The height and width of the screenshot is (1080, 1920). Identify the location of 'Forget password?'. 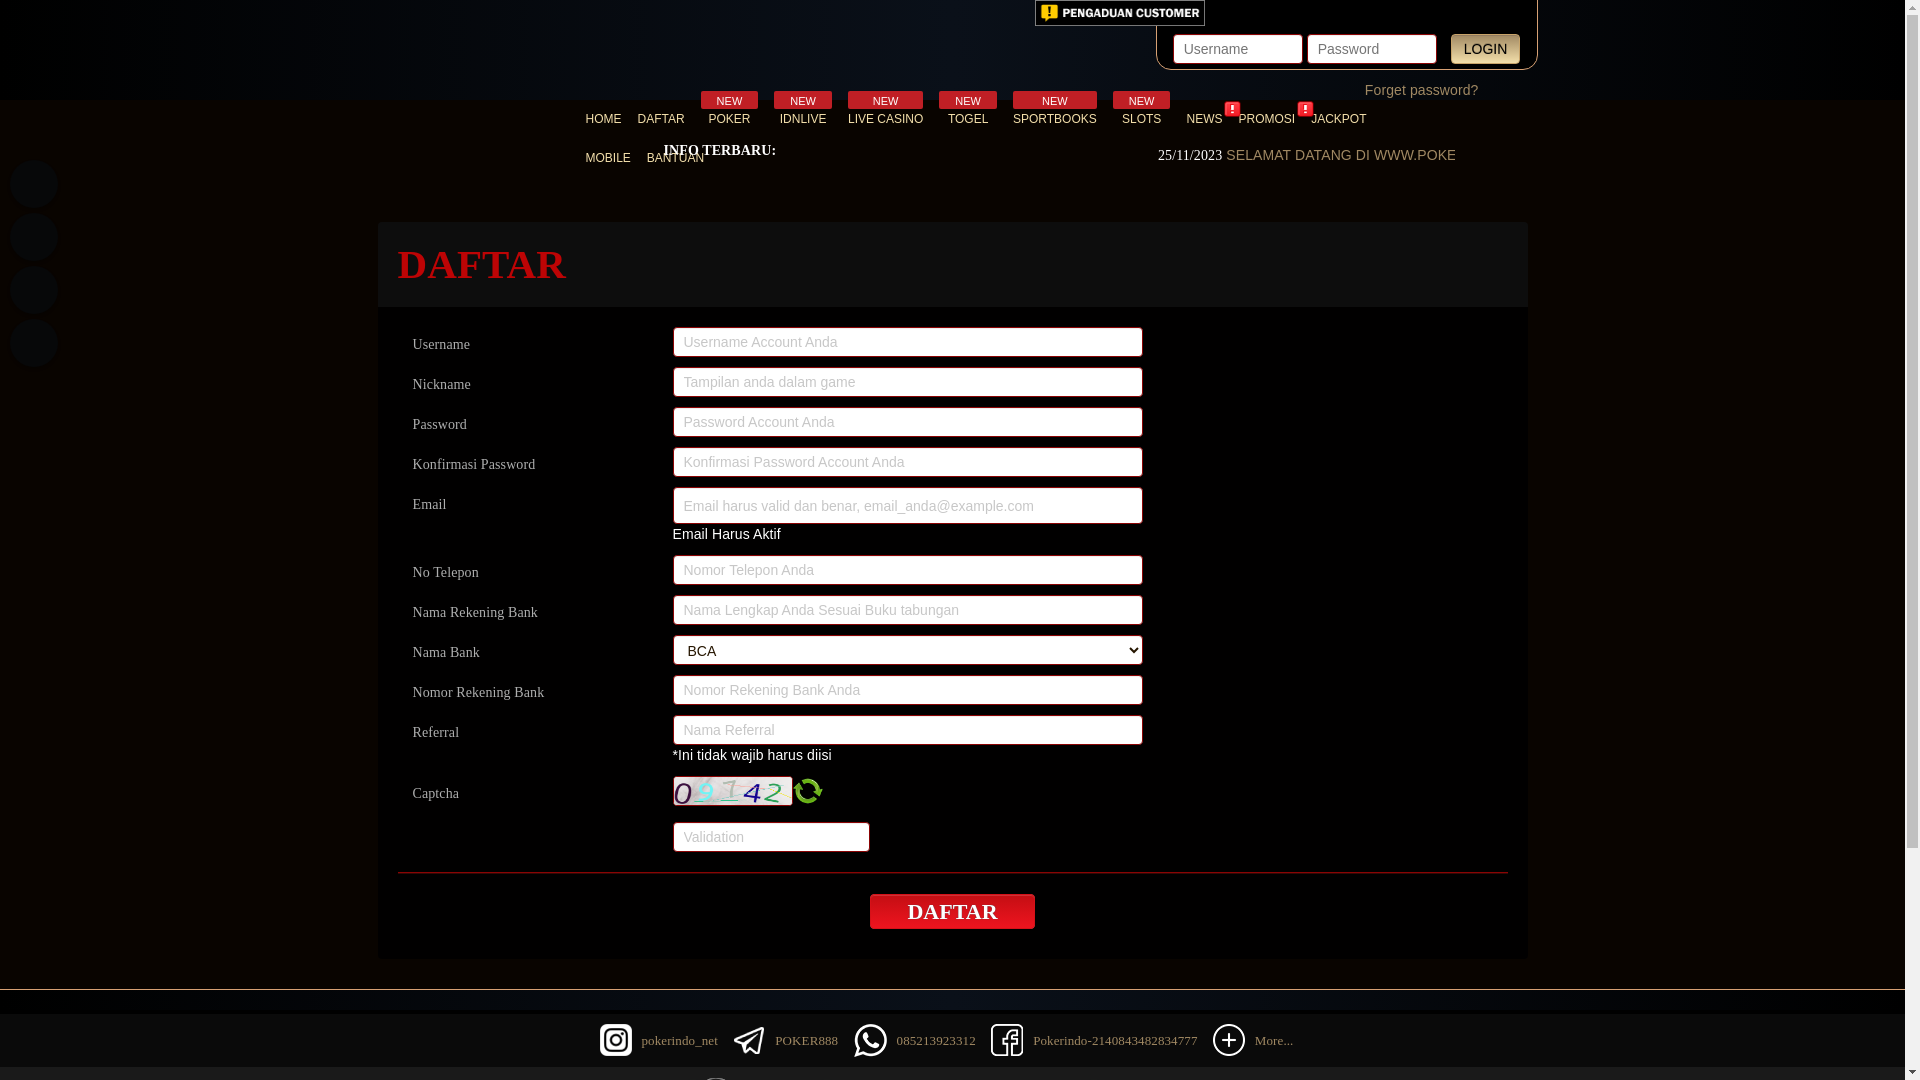
(1363, 88).